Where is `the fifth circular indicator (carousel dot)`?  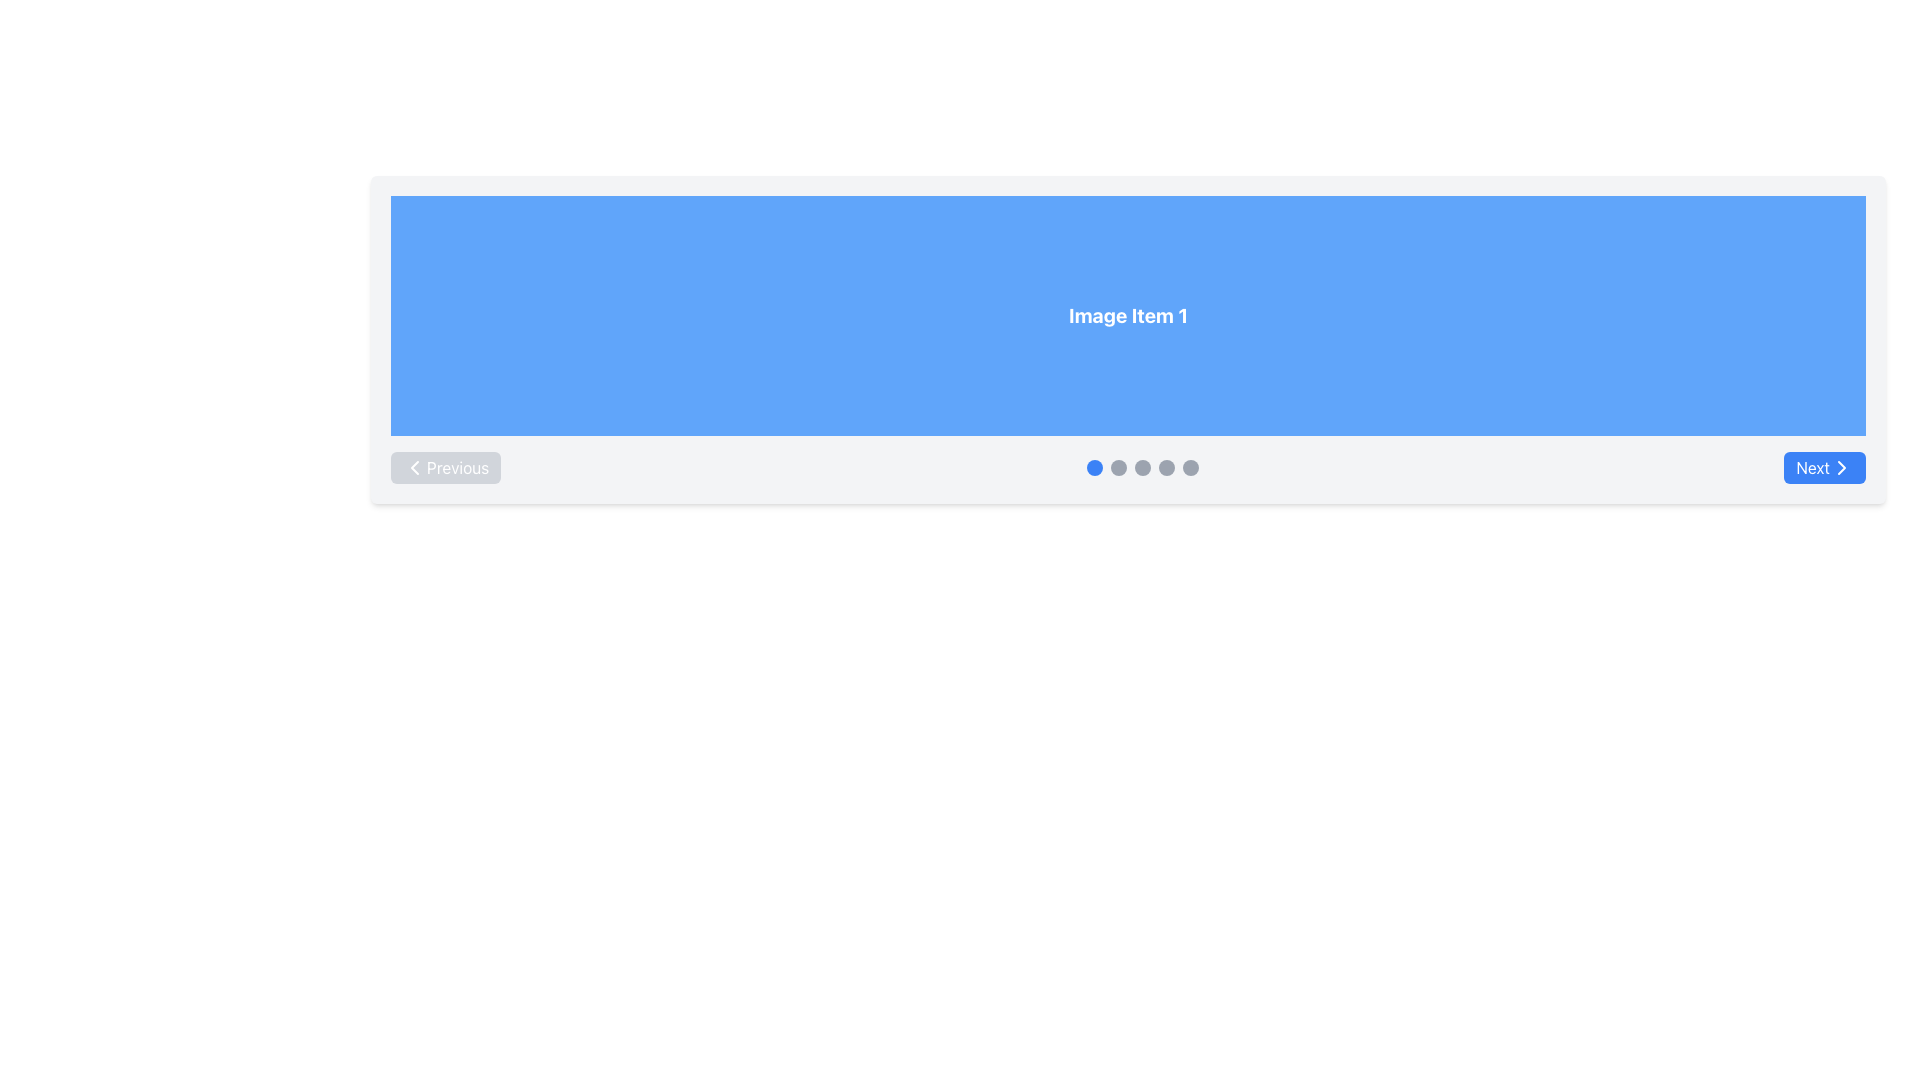
the fifth circular indicator (carousel dot) is located at coordinates (1190, 467).